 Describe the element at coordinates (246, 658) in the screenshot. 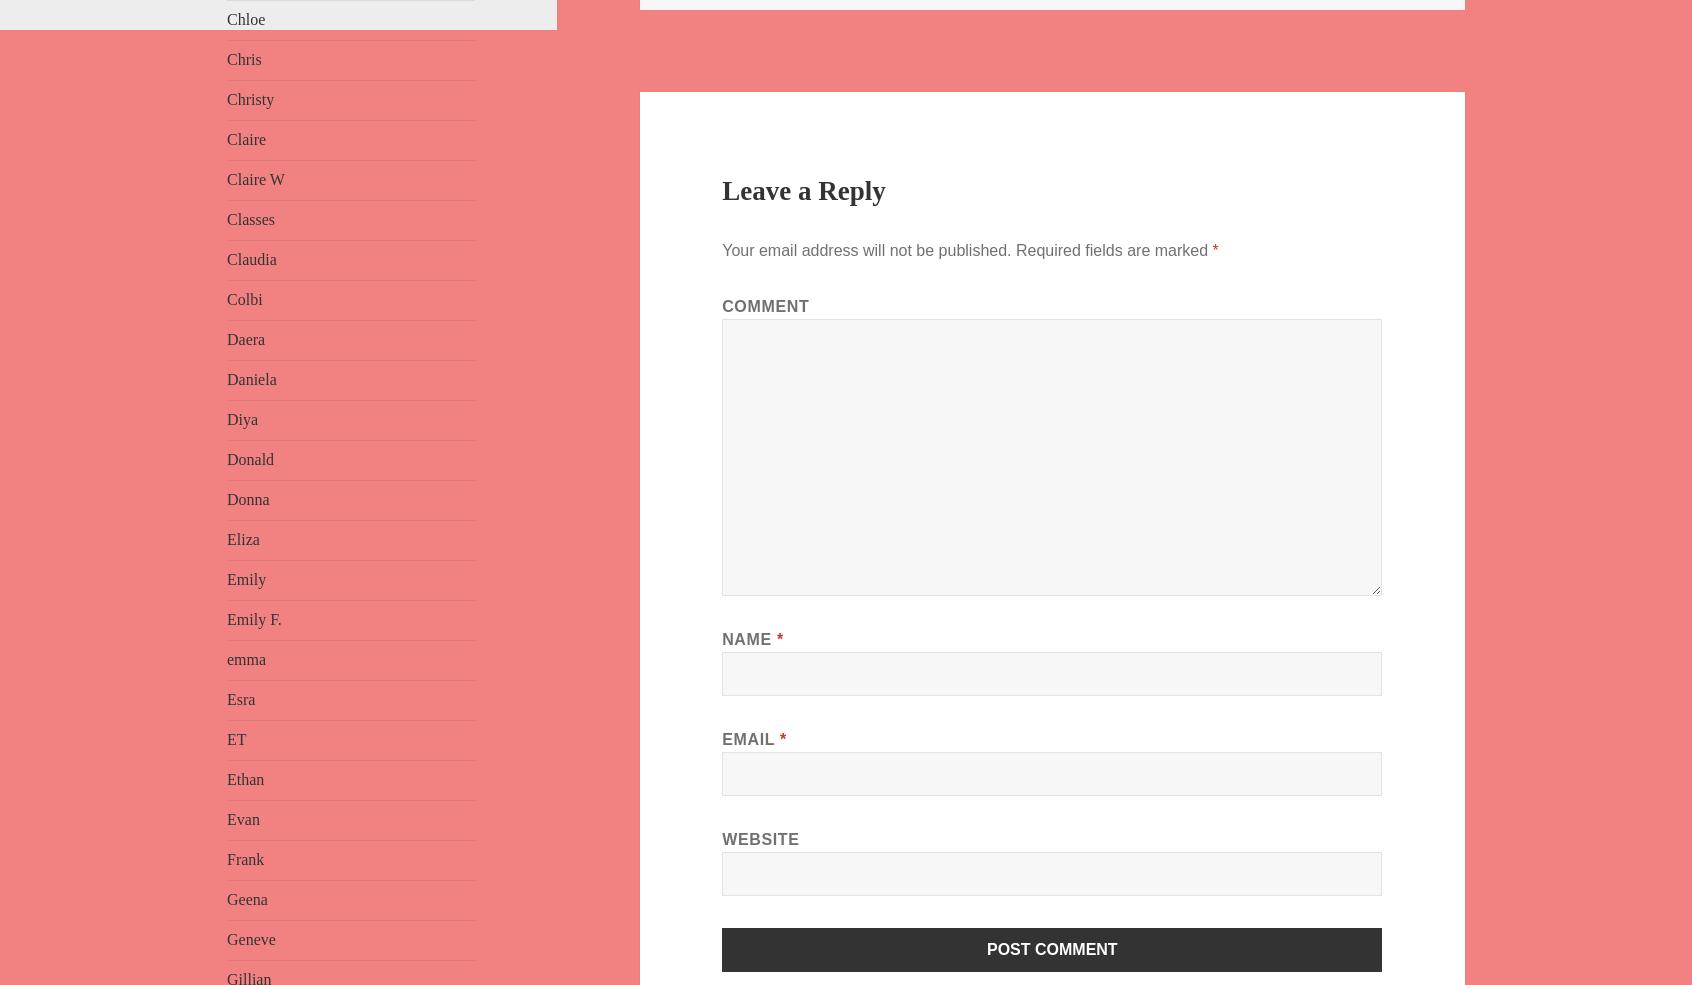

I see `'emma'` at that location.